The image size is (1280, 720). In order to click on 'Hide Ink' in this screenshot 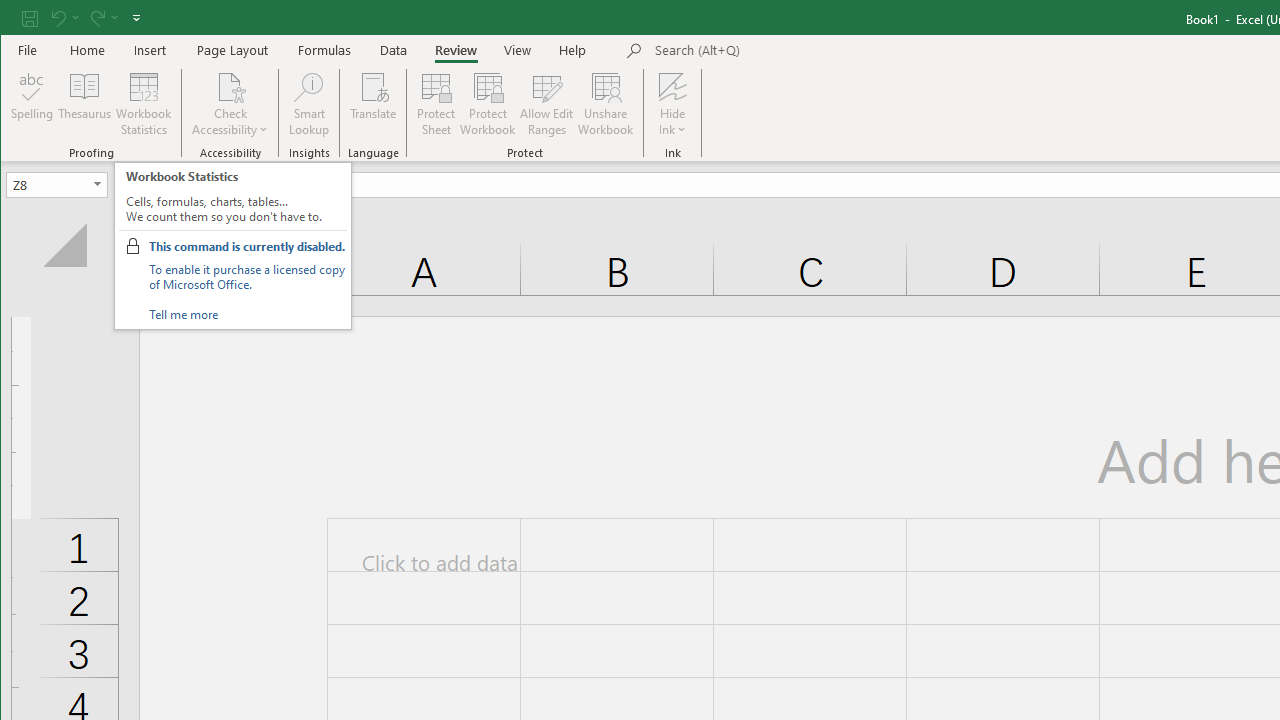, I will do `click(672, 104)`.